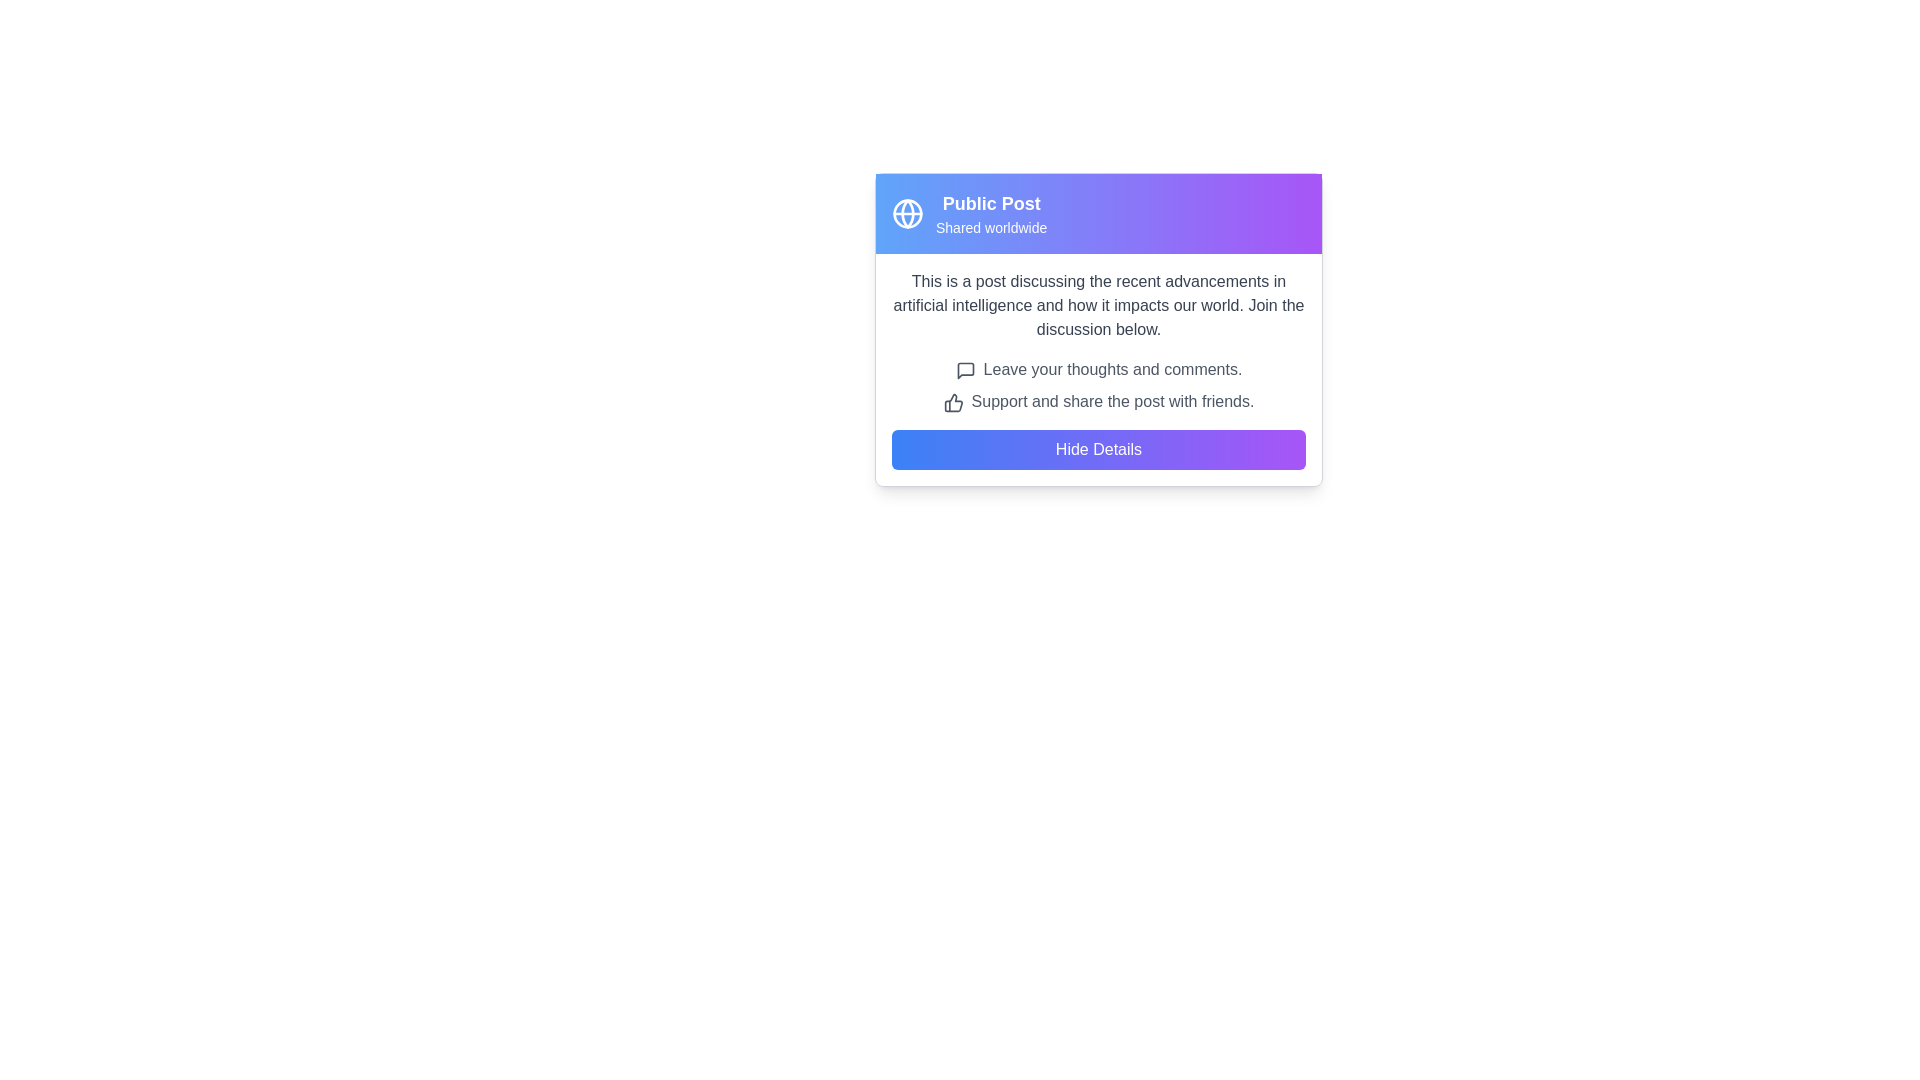  Describe the element at coordinates (991, 213) in the screenshot. I see `text from the Text Area indicating the post's visibility level and sharing status, located at the top section of a card-like structure adjacent to a globe icon` at that location.